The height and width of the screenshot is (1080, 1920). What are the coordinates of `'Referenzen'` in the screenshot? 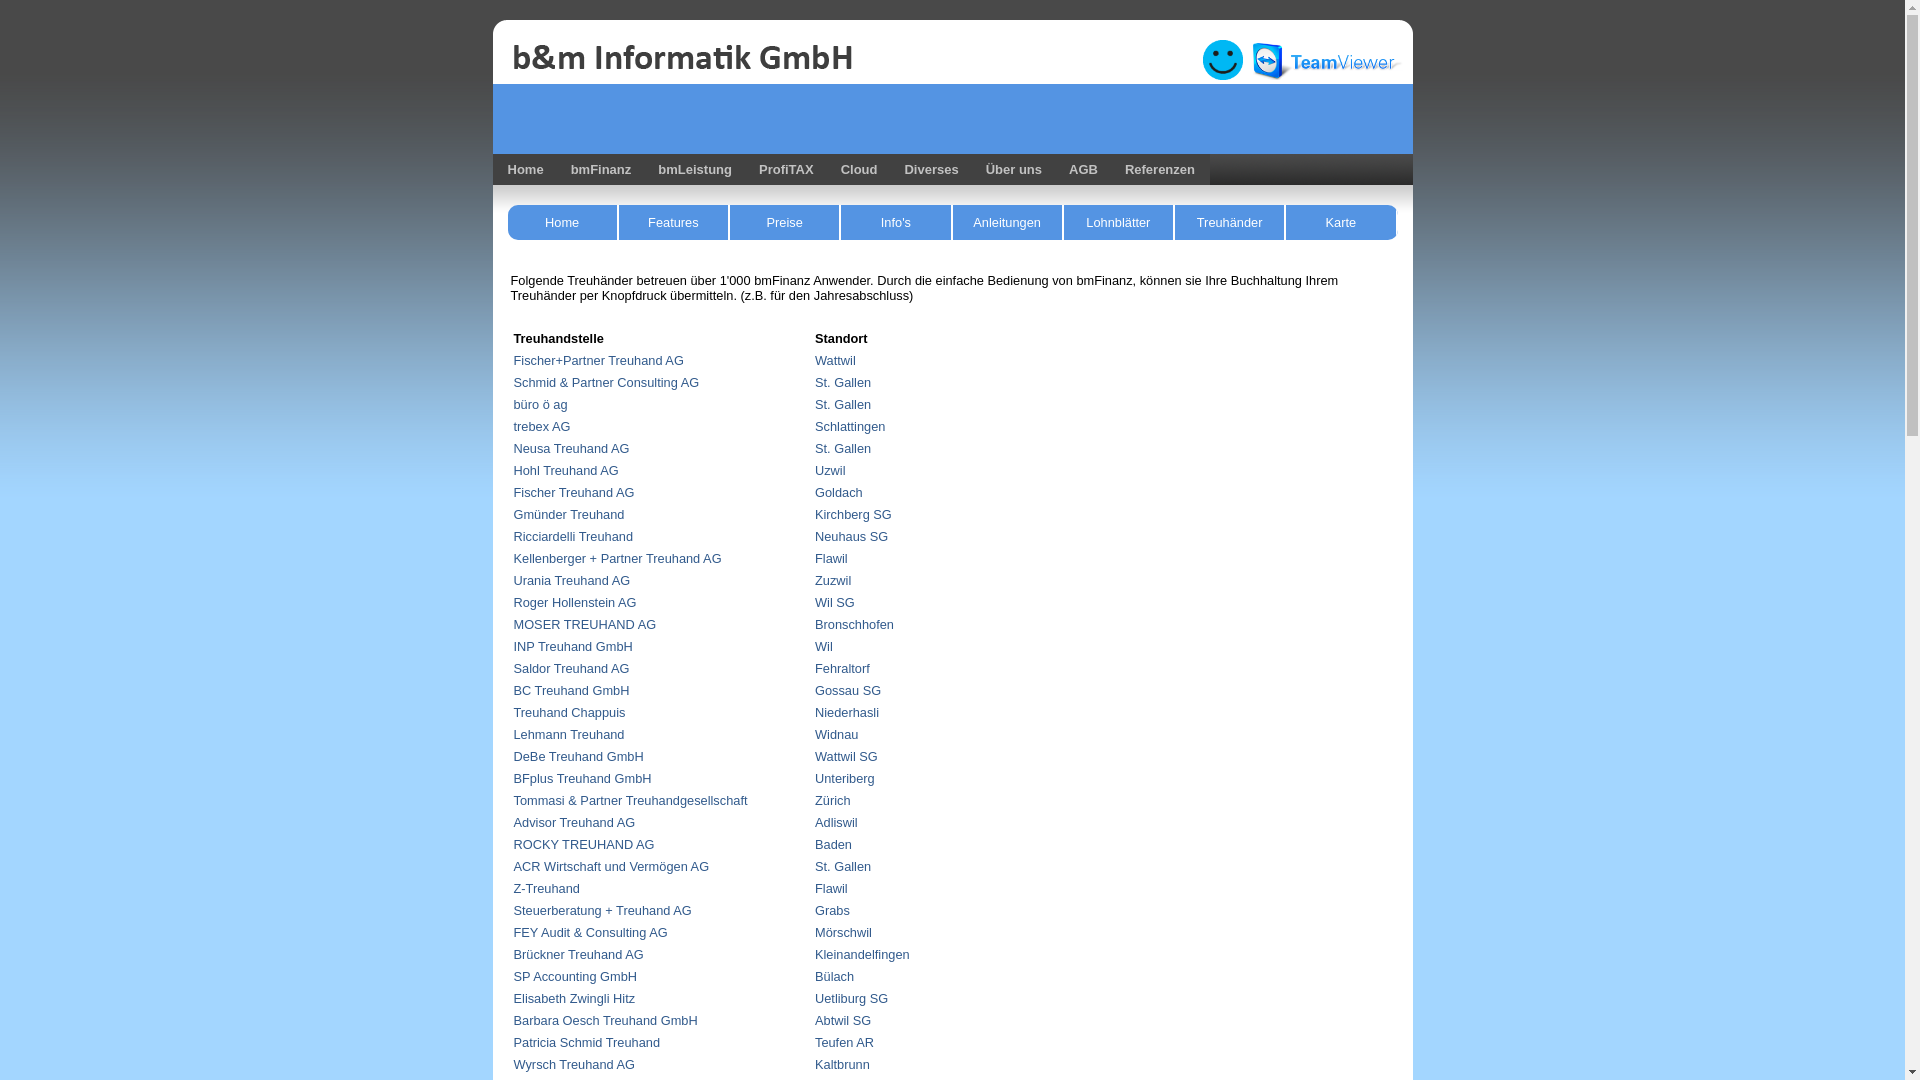 It's located at (1160, 168).